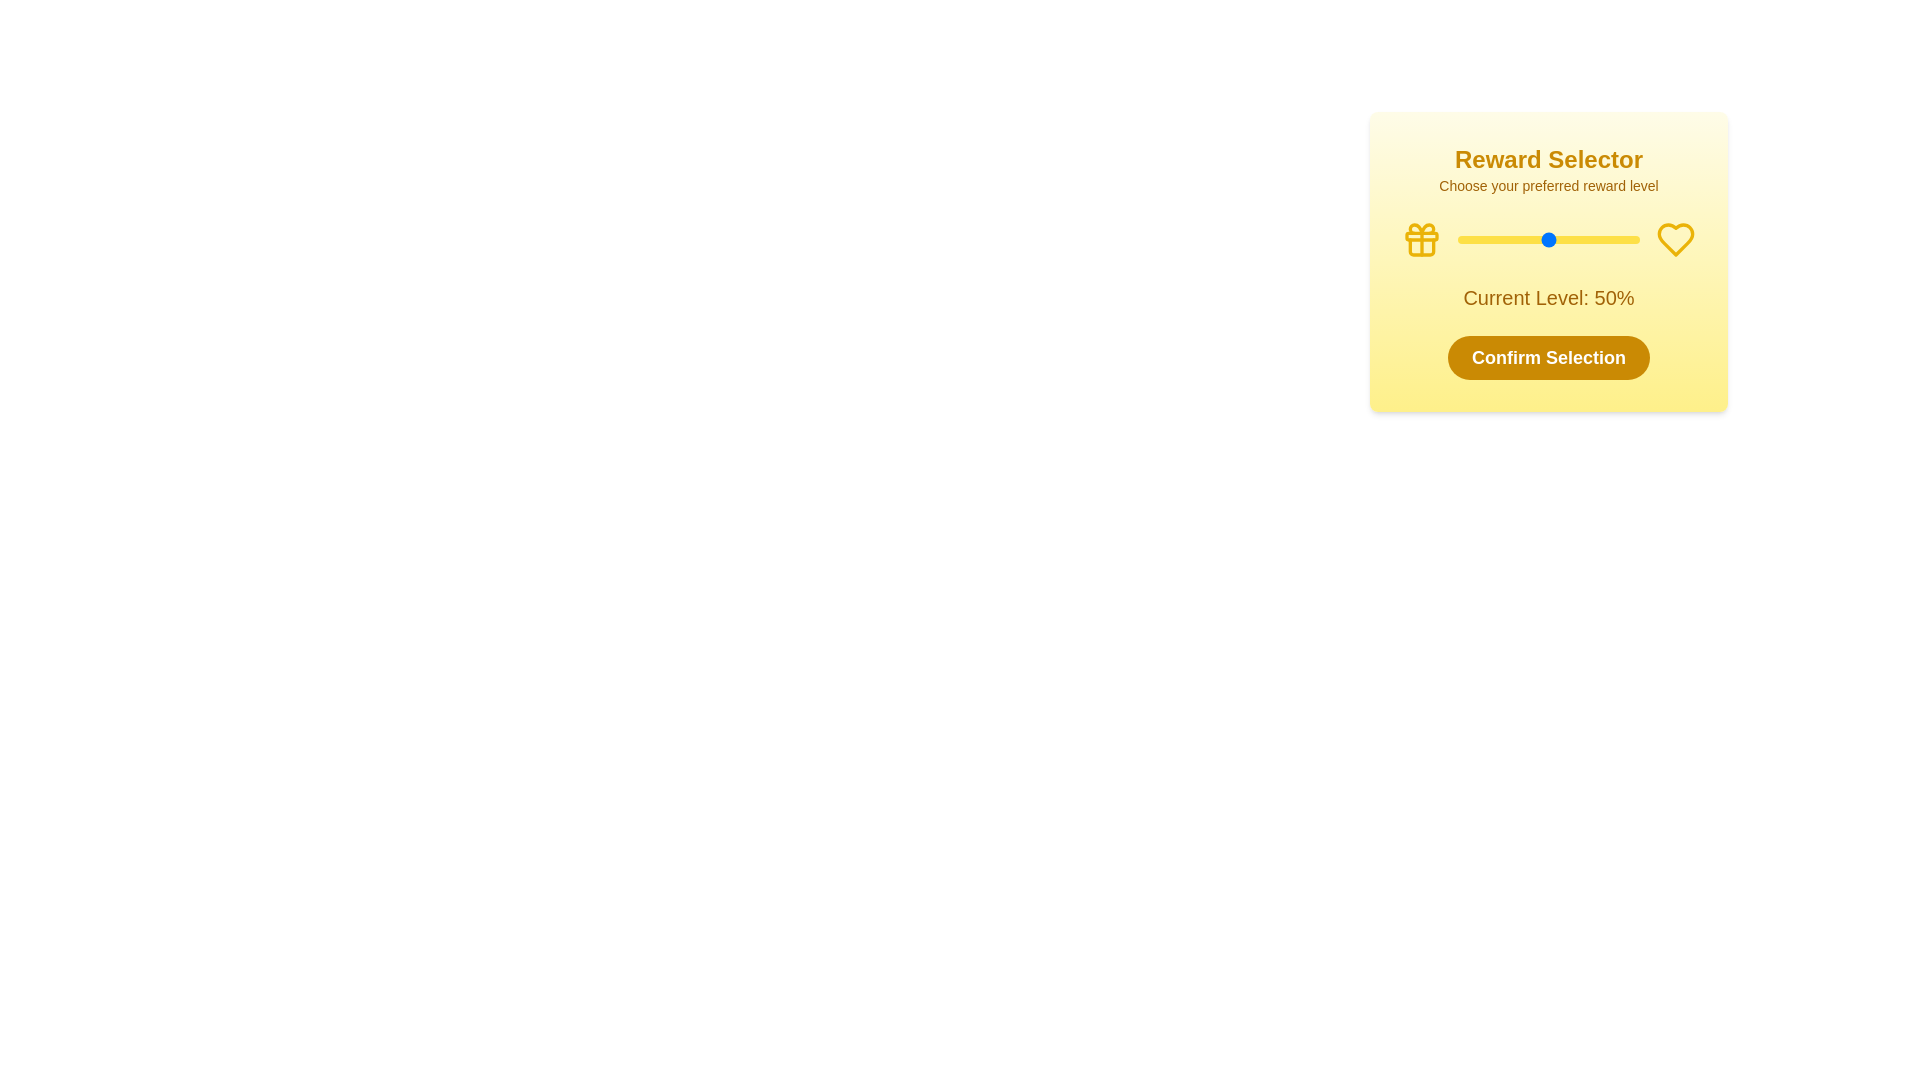  Describe the element at coordinates (1548, 238) in the screenshot. I see `the yellow range slider located in the 'Reward Selector' card, positioned below 'Choose your preferred reward level' and above 'Current Level: 50%'` at that location.